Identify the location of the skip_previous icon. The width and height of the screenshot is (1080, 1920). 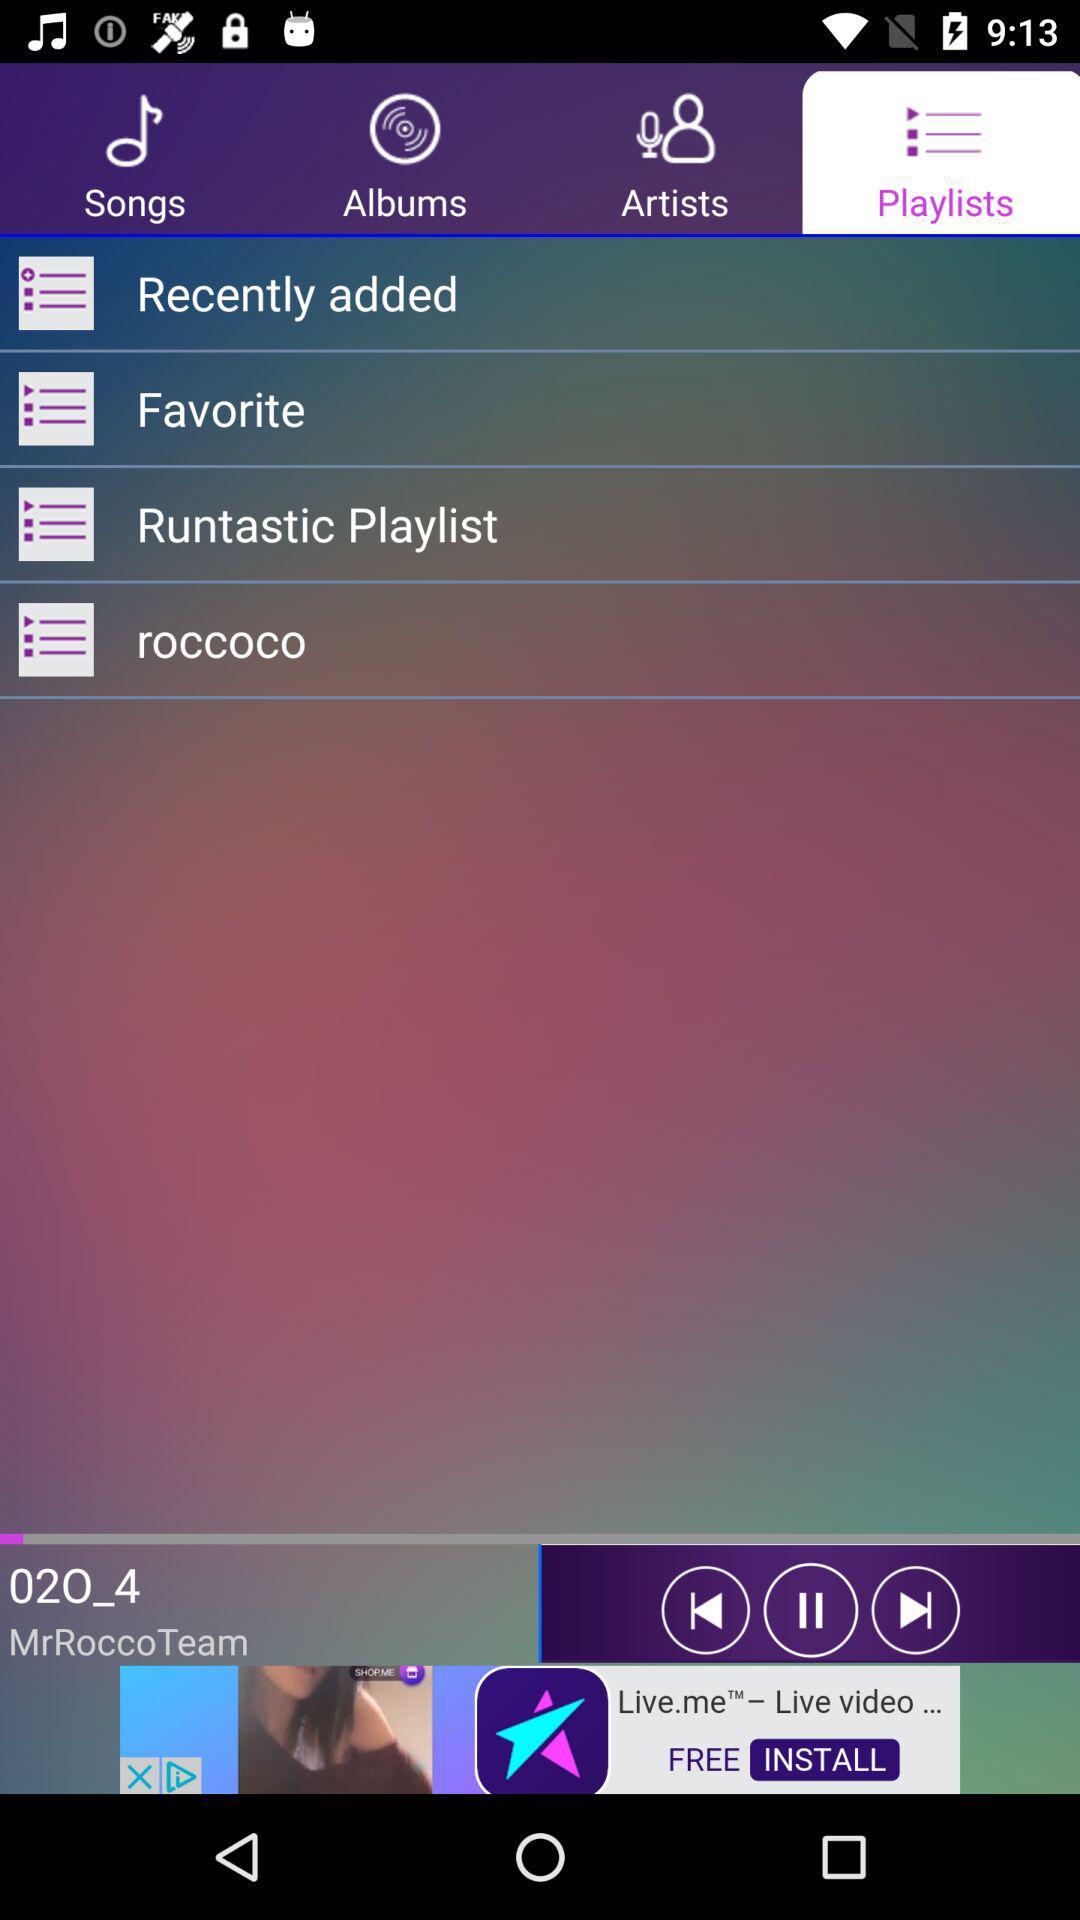
(704, 1610).